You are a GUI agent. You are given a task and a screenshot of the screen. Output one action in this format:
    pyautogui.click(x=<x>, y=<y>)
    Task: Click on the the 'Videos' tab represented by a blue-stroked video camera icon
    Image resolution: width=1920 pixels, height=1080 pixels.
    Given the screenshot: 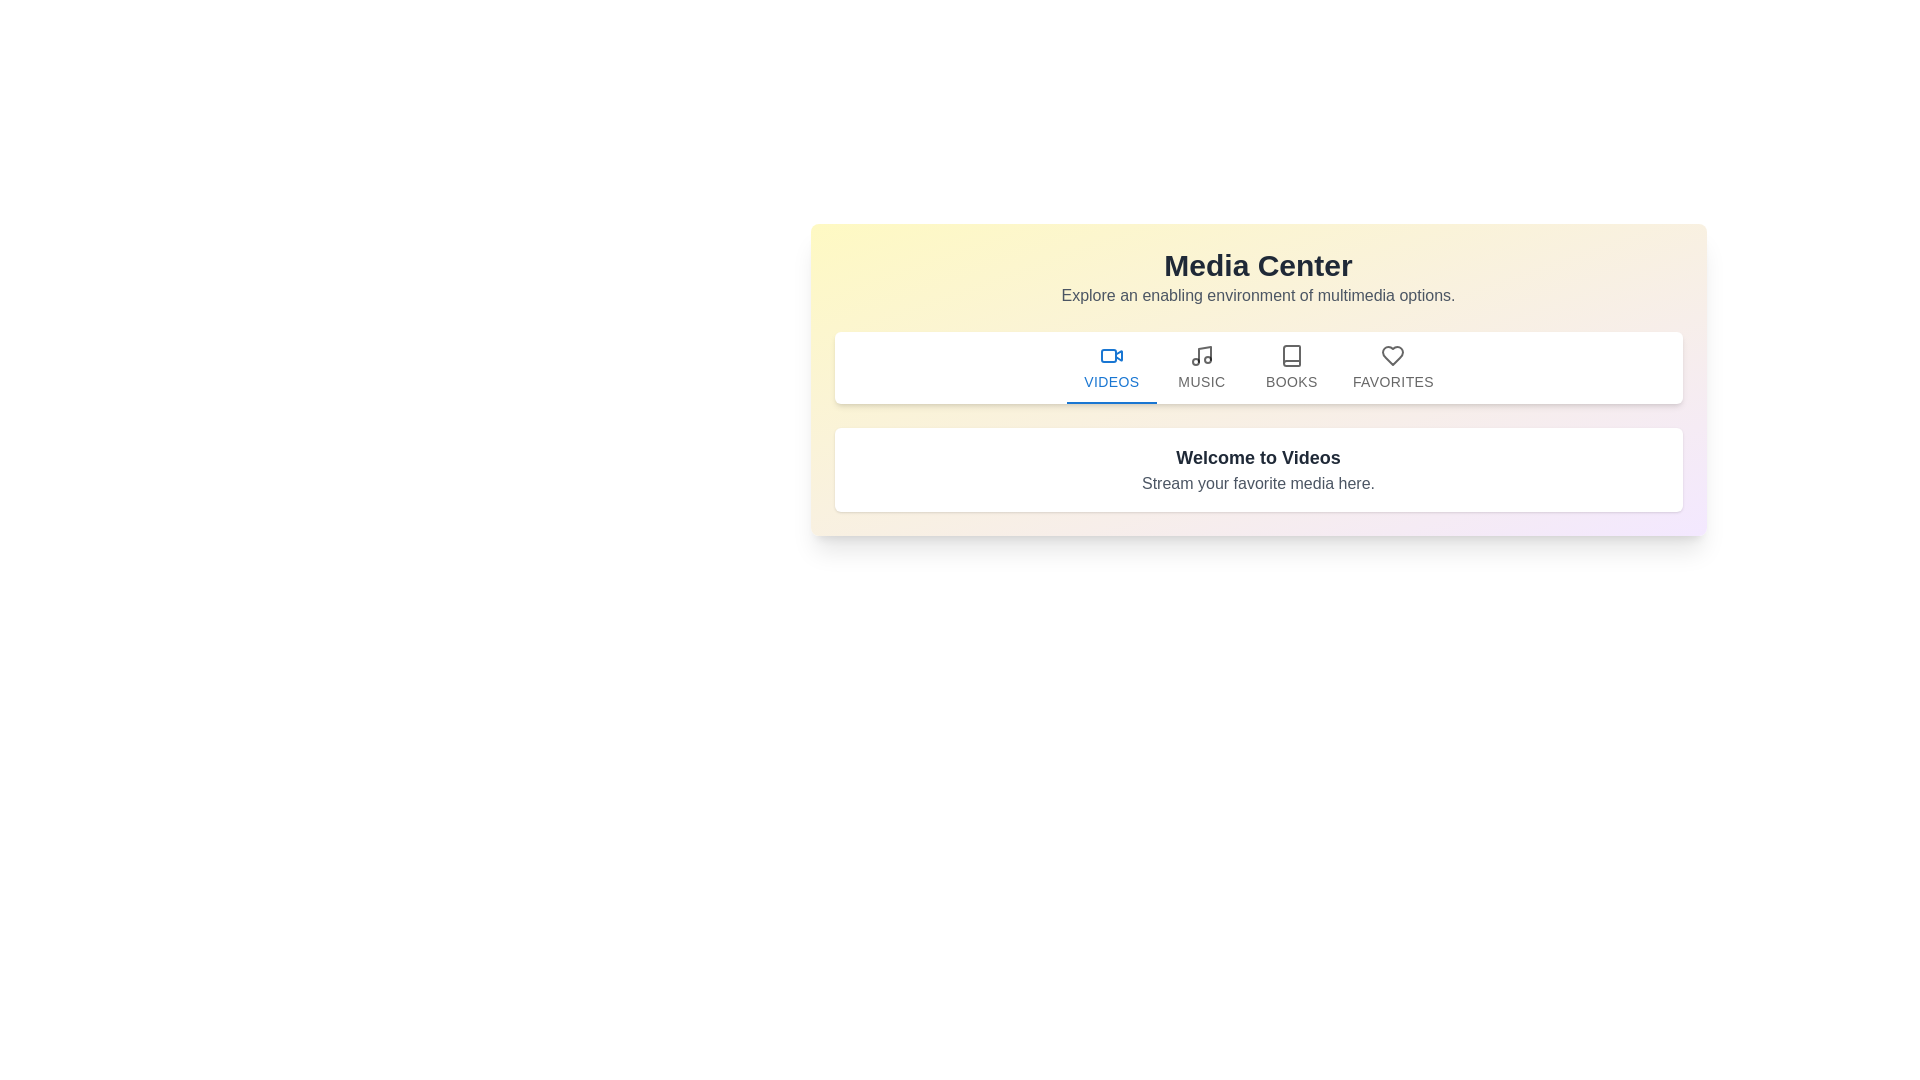 What is the action you would take?
    pyautogui.click(x=1110, y=355)
    